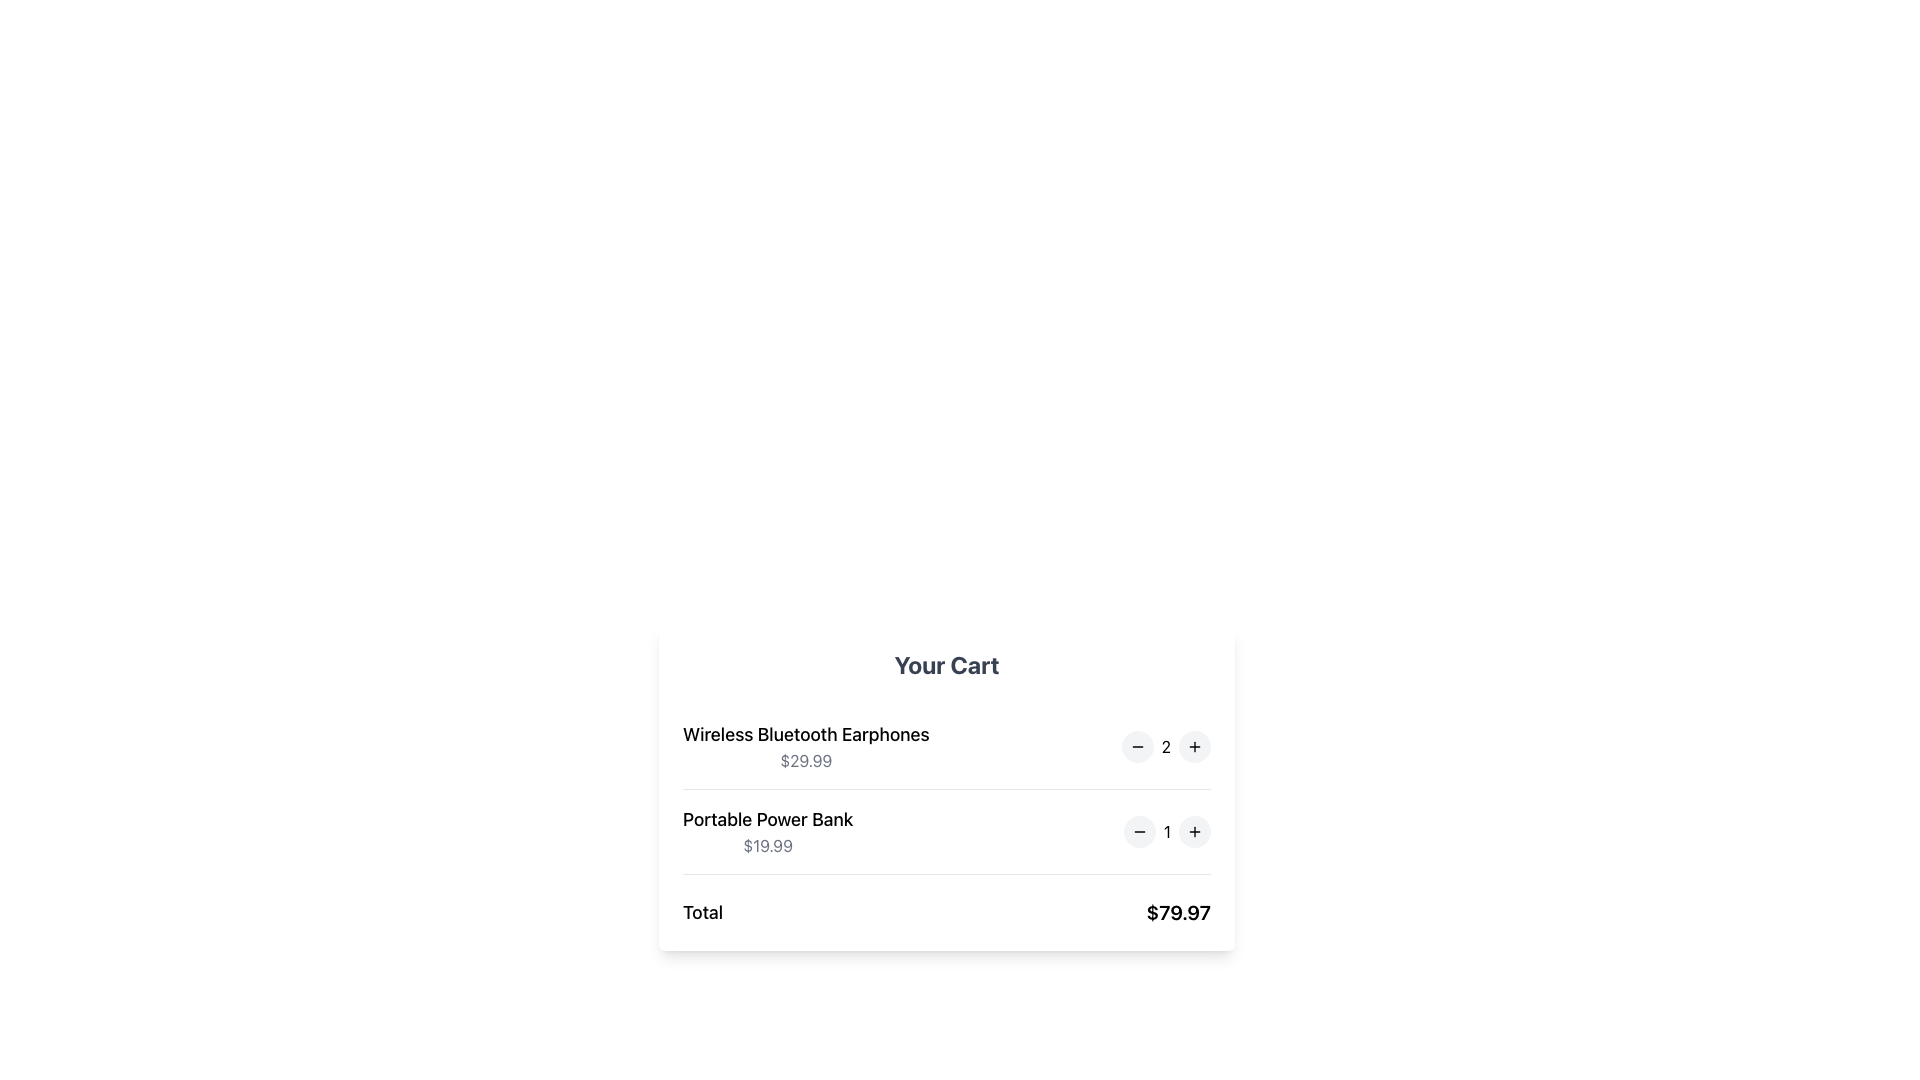  What do you see at coordinates (1166, 747) in the screenshot?
I see `the text displaying the number '2', which is positioned between the 'minus' button and the 'plus' button in the 'Wireless Bluetooth Earphones' item row within the cart section` at bounding box center [1166, 747].